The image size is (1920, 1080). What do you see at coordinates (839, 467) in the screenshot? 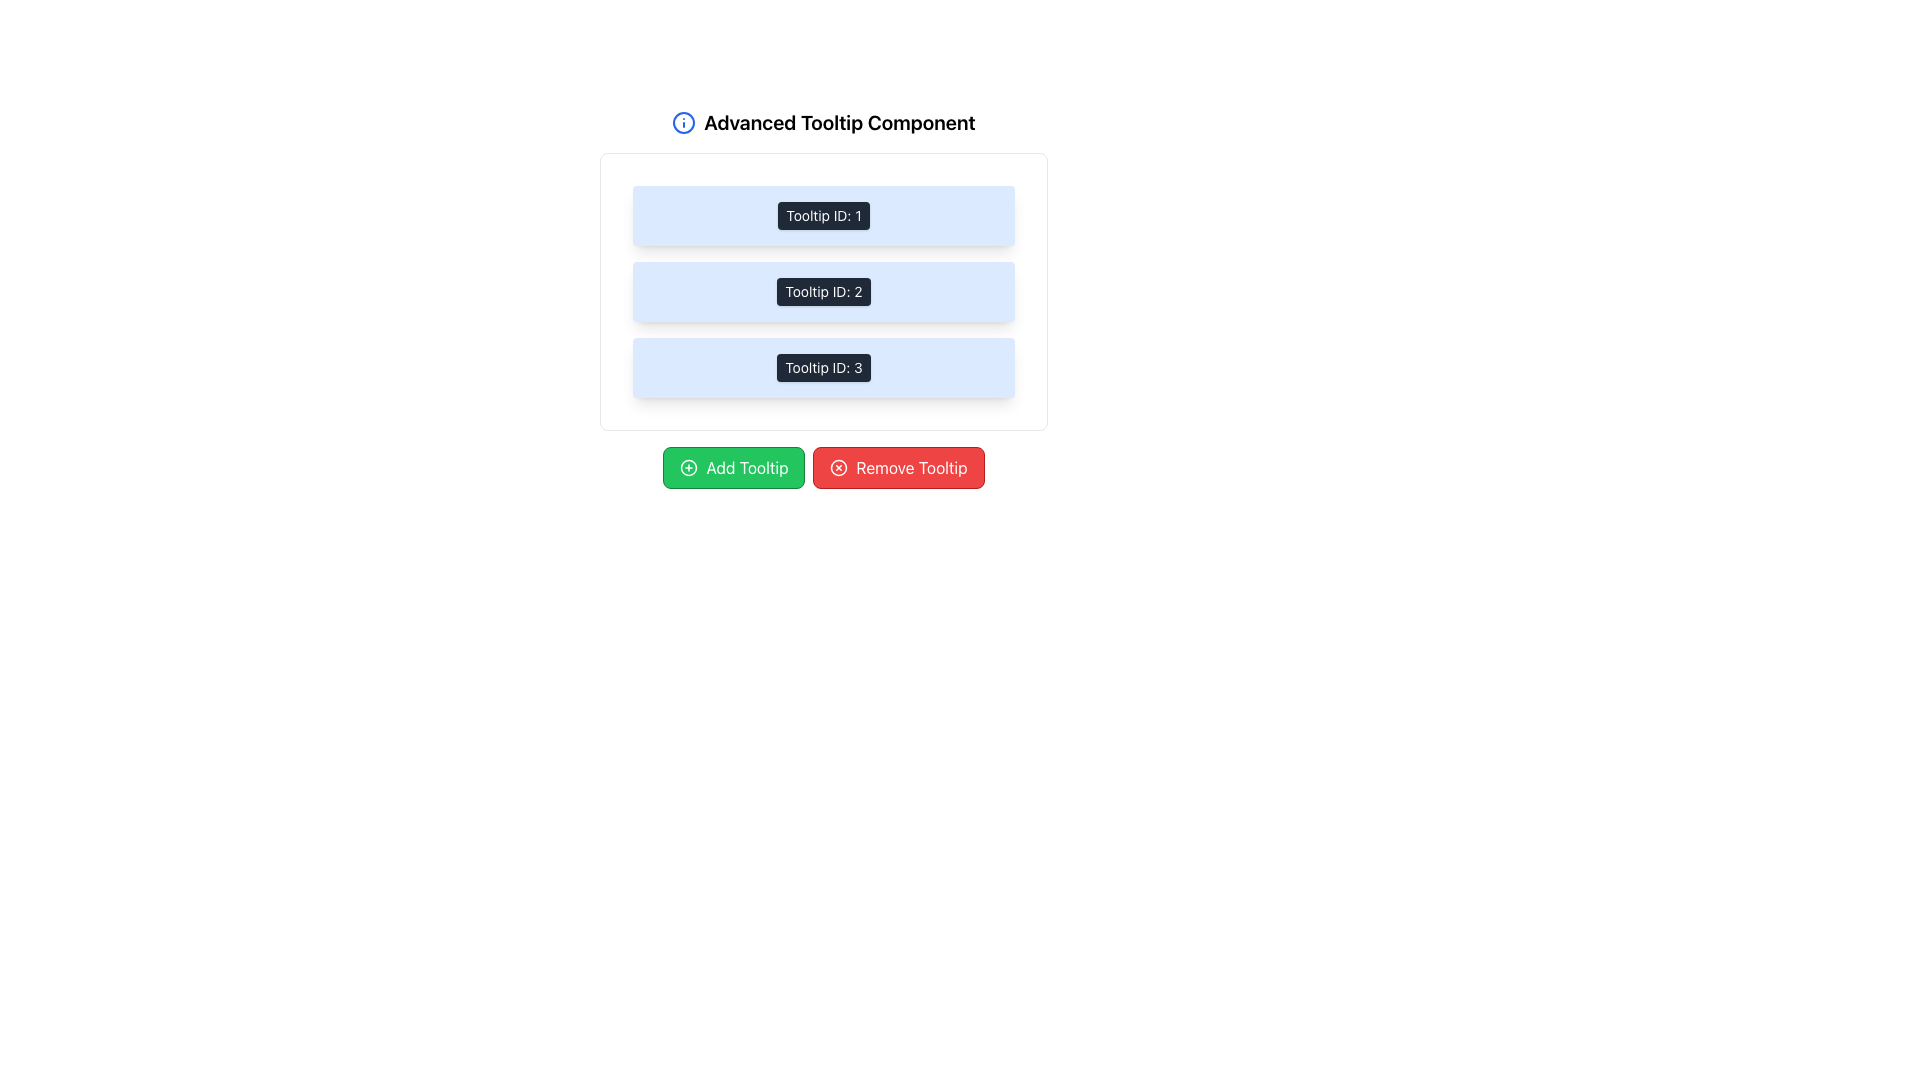
I see `the red circular icon with an 'X' inside, which is positioned on the left side of the 'Remove Tooltip' button text` at bounding box center [839, 467].